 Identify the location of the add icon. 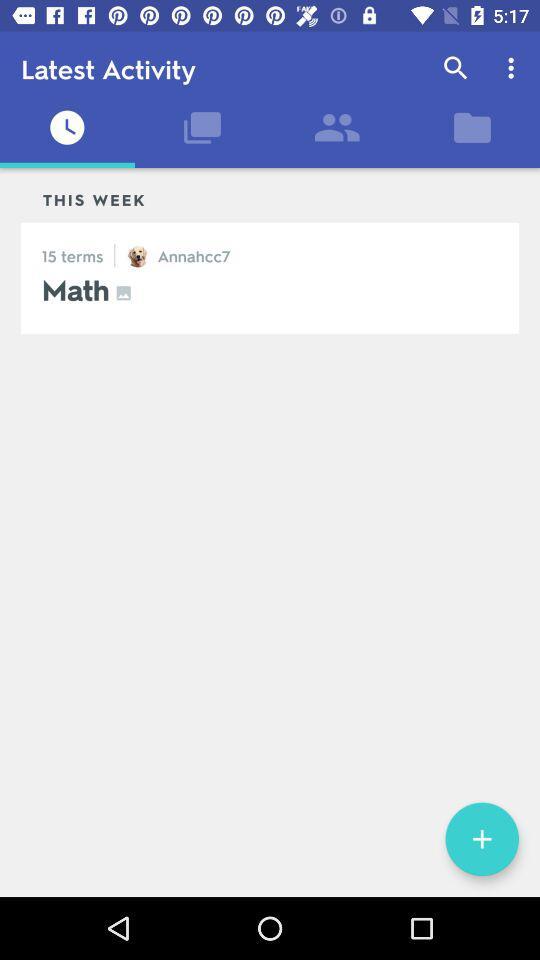
(481, 839).